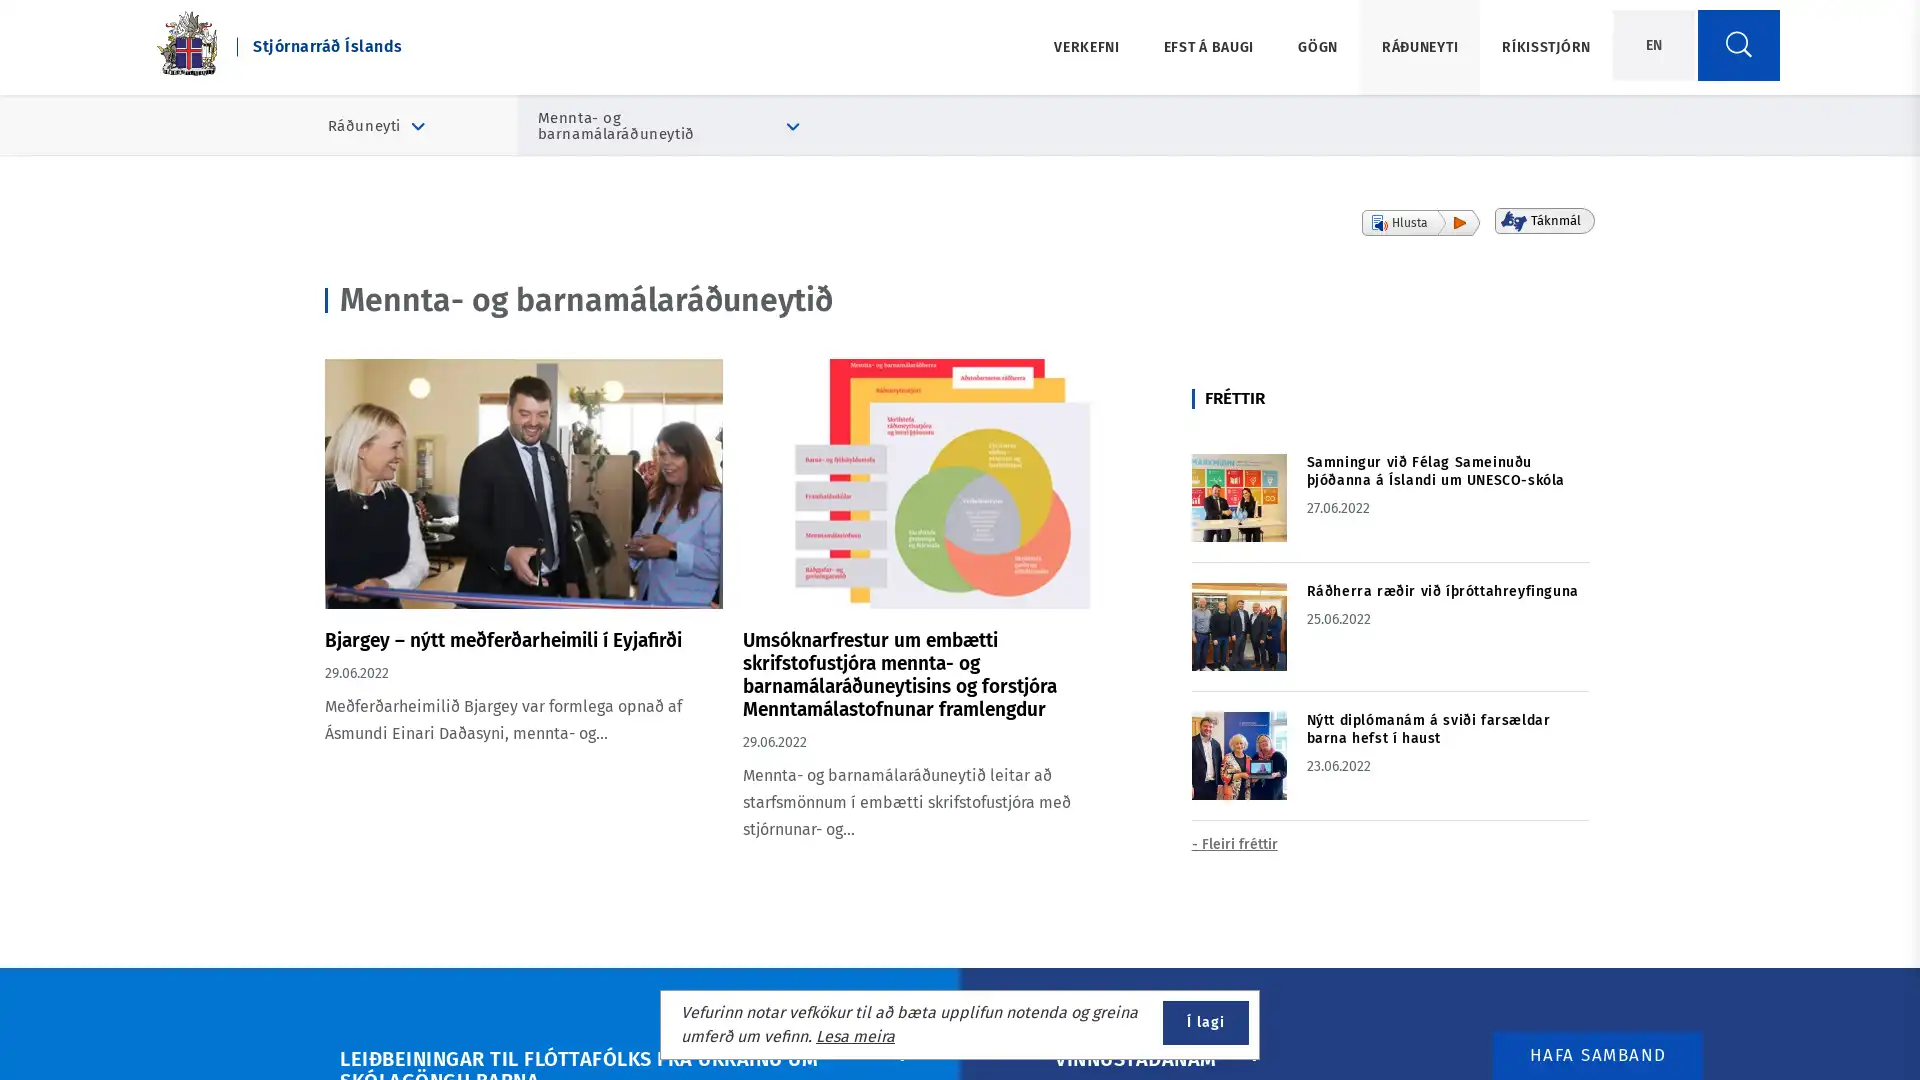 The height and width of the screenshot is (1080, 1920). Describe the element at coordinates (1419, 223) in the screenshot. I see `Hlusta` at that location.